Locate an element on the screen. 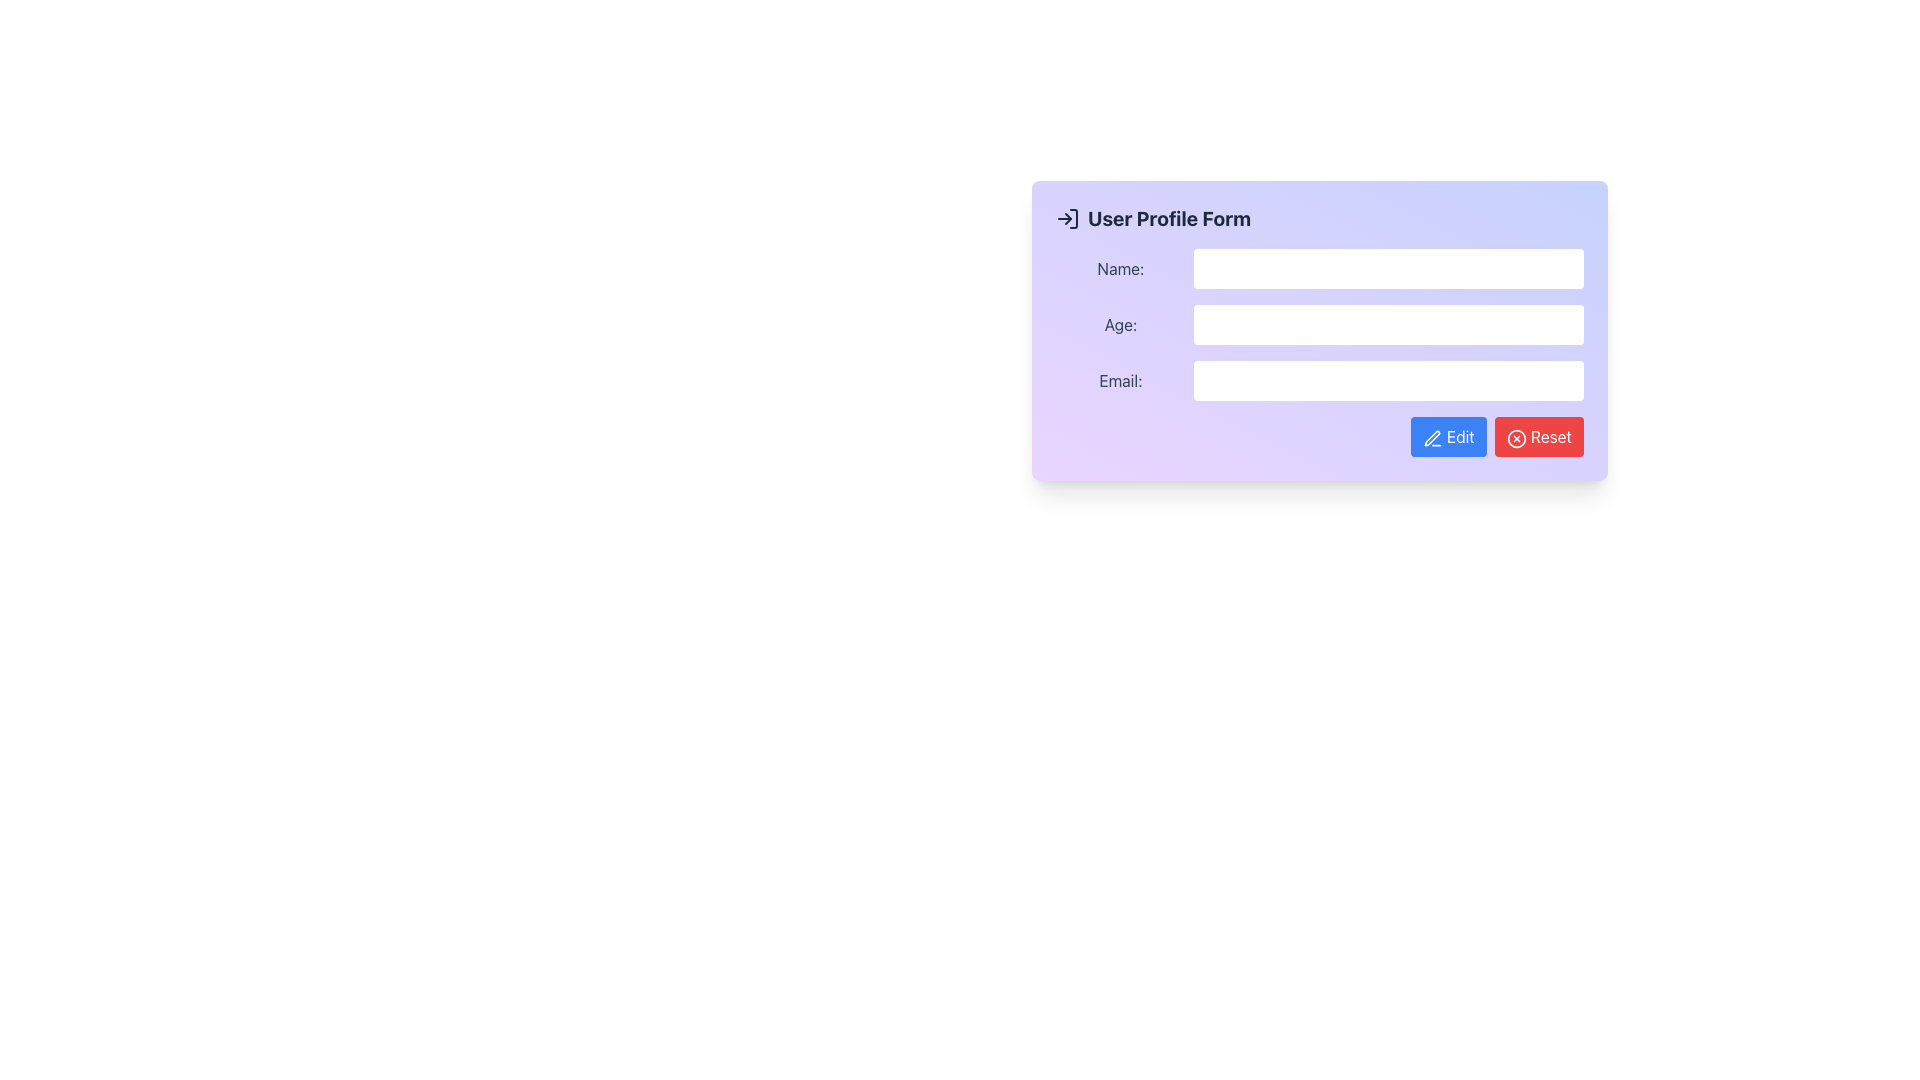  text of the label indicating the email input field, which is positioned above the email input in the bottom-left section of the user profile form is located at coordinates (1120, 381).